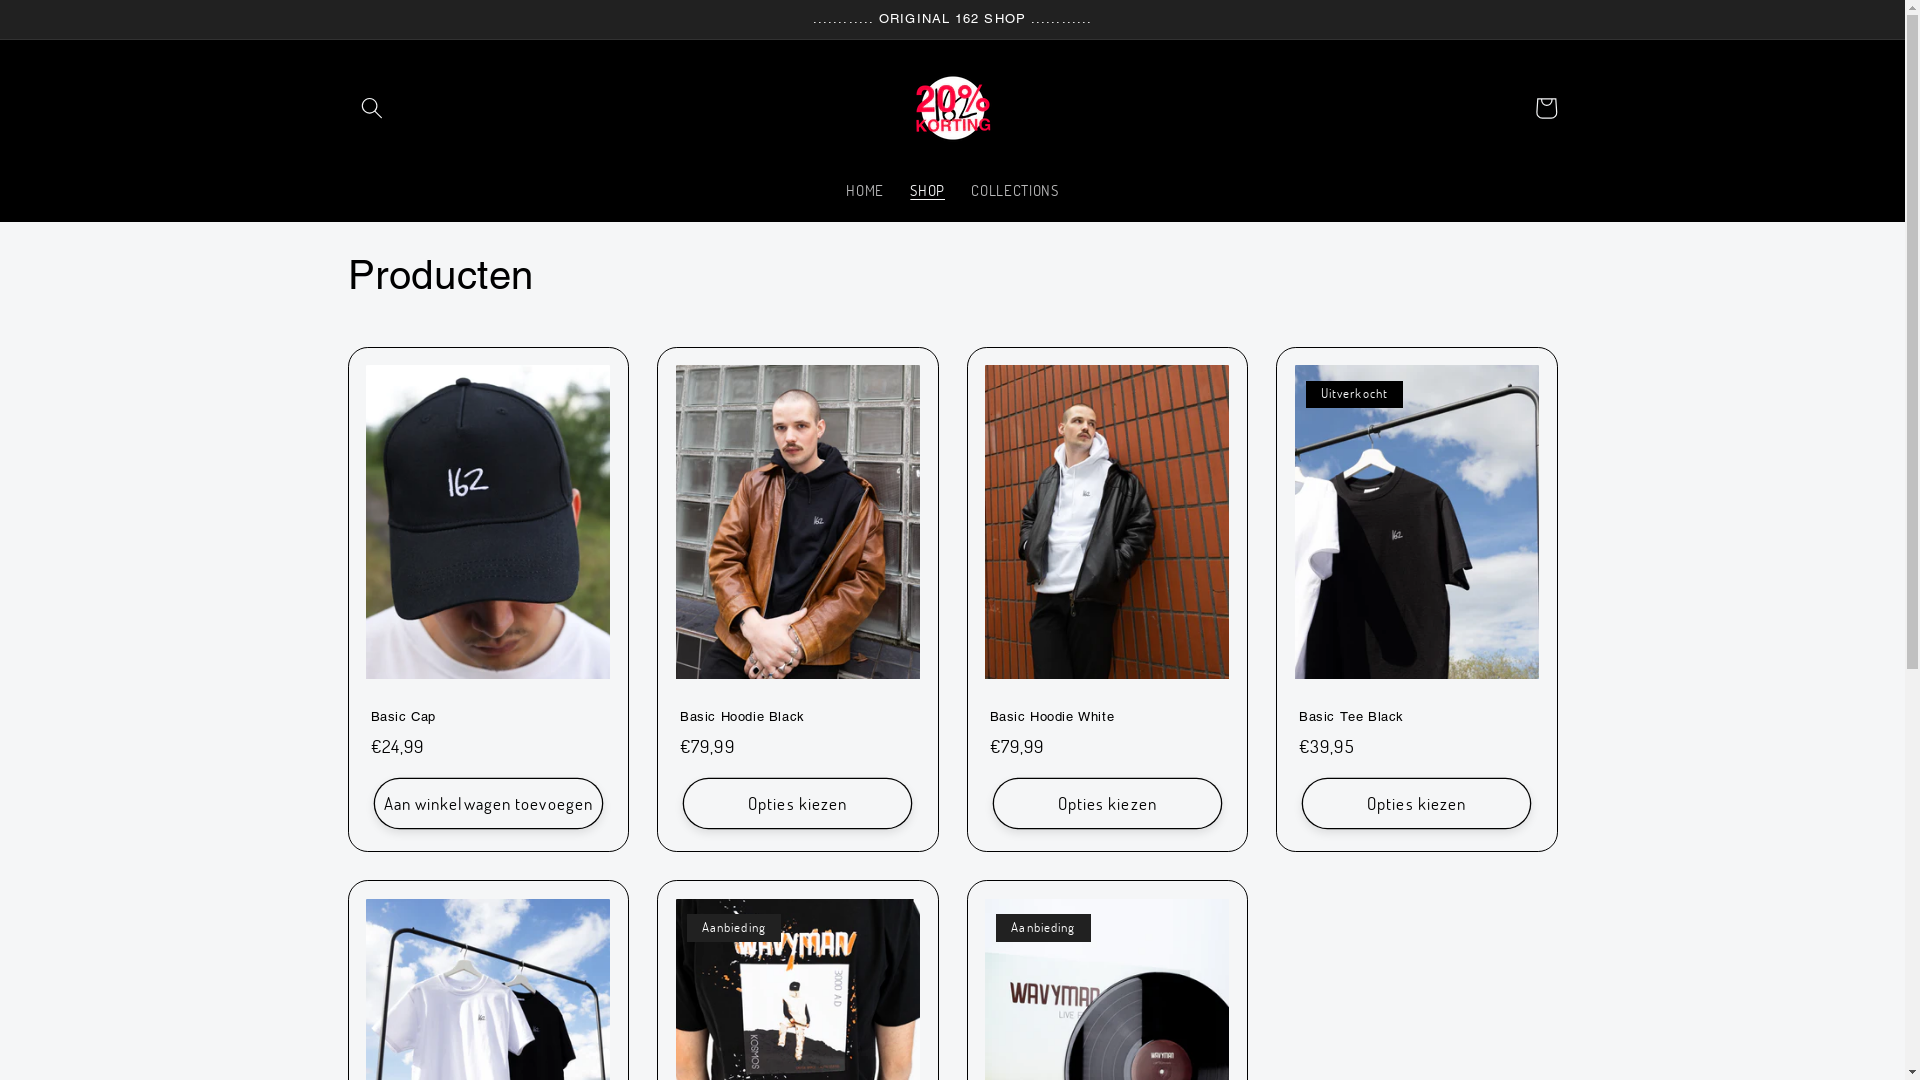  I want to click on 'HOME', so click(864, 191).